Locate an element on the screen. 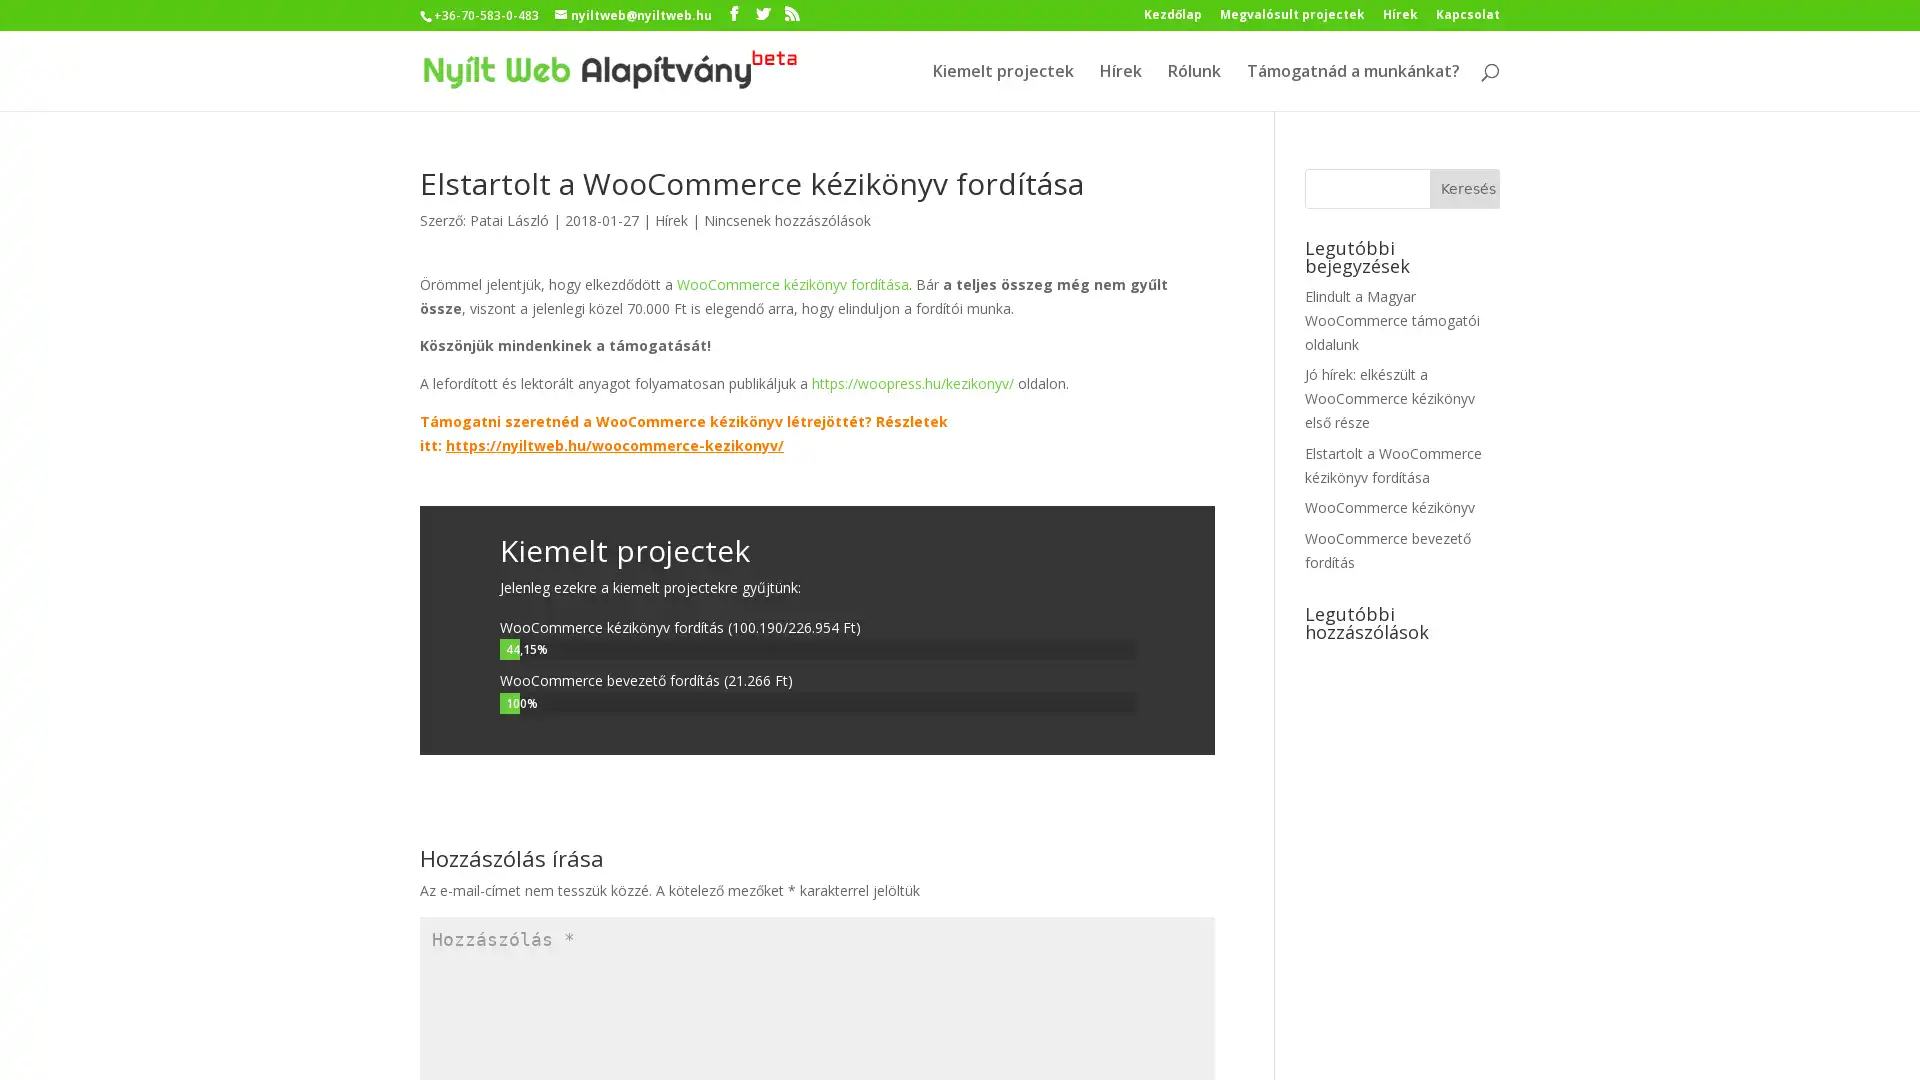  Kereses is located at coordinates (1464, 189).